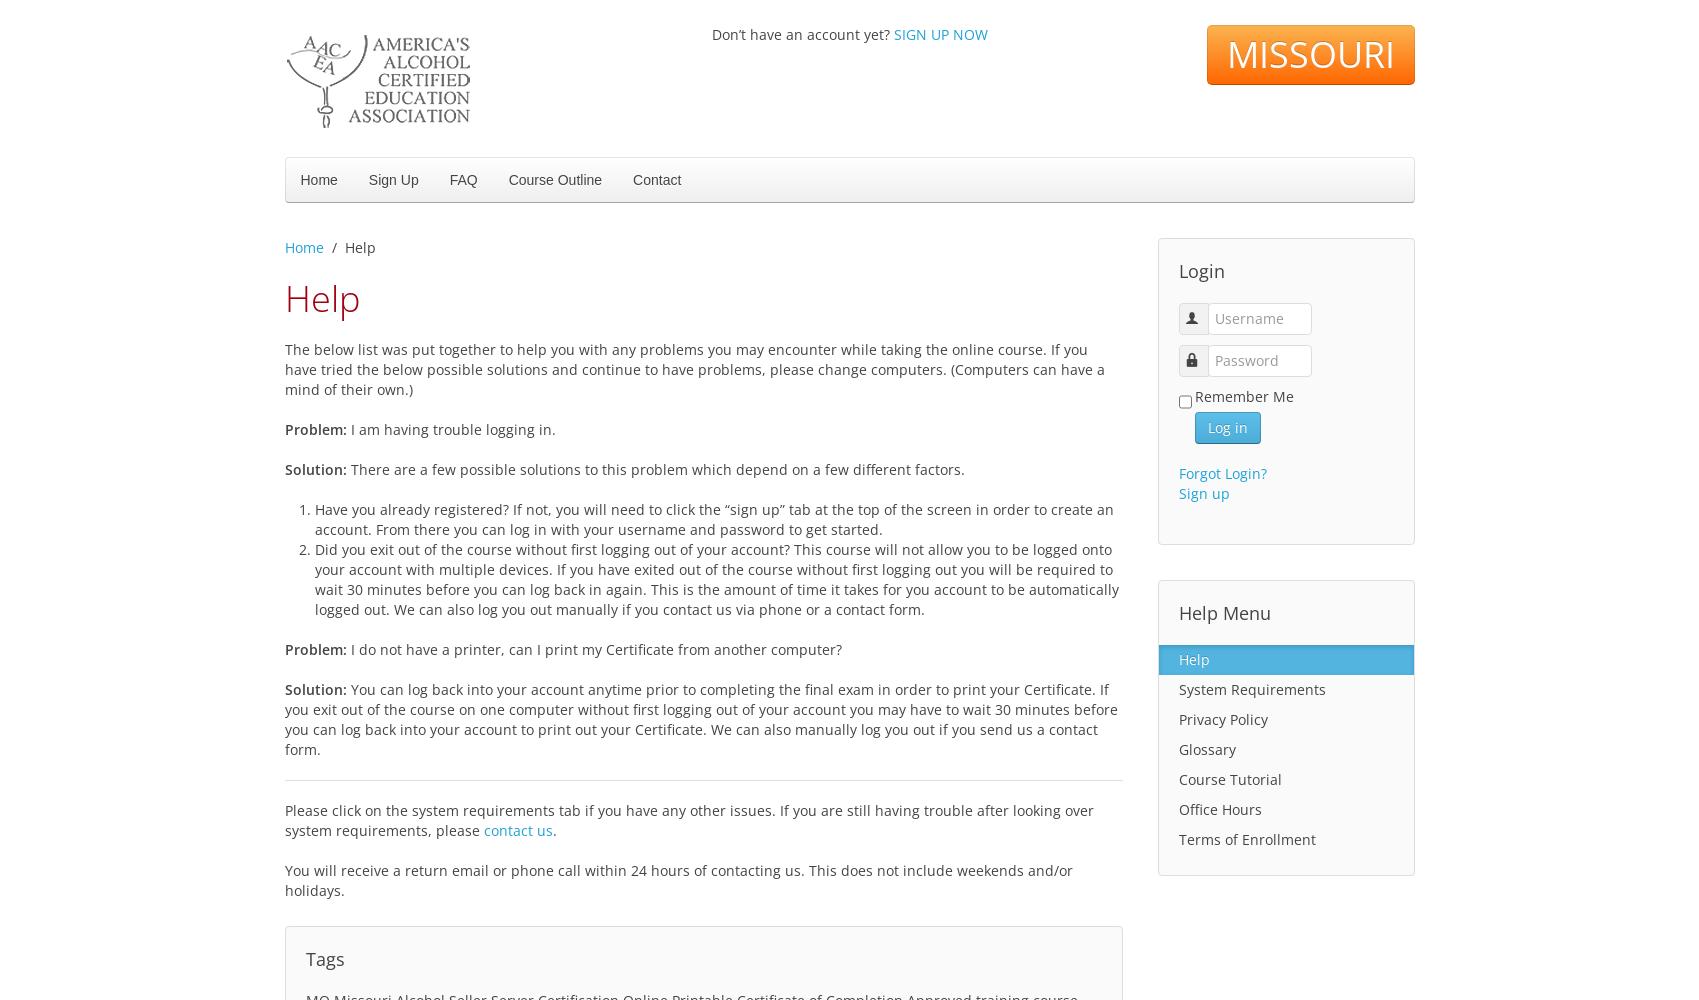 This screenshot has width=1699, height=1000. I want to click on 'Course Outline', so click(554, 180).